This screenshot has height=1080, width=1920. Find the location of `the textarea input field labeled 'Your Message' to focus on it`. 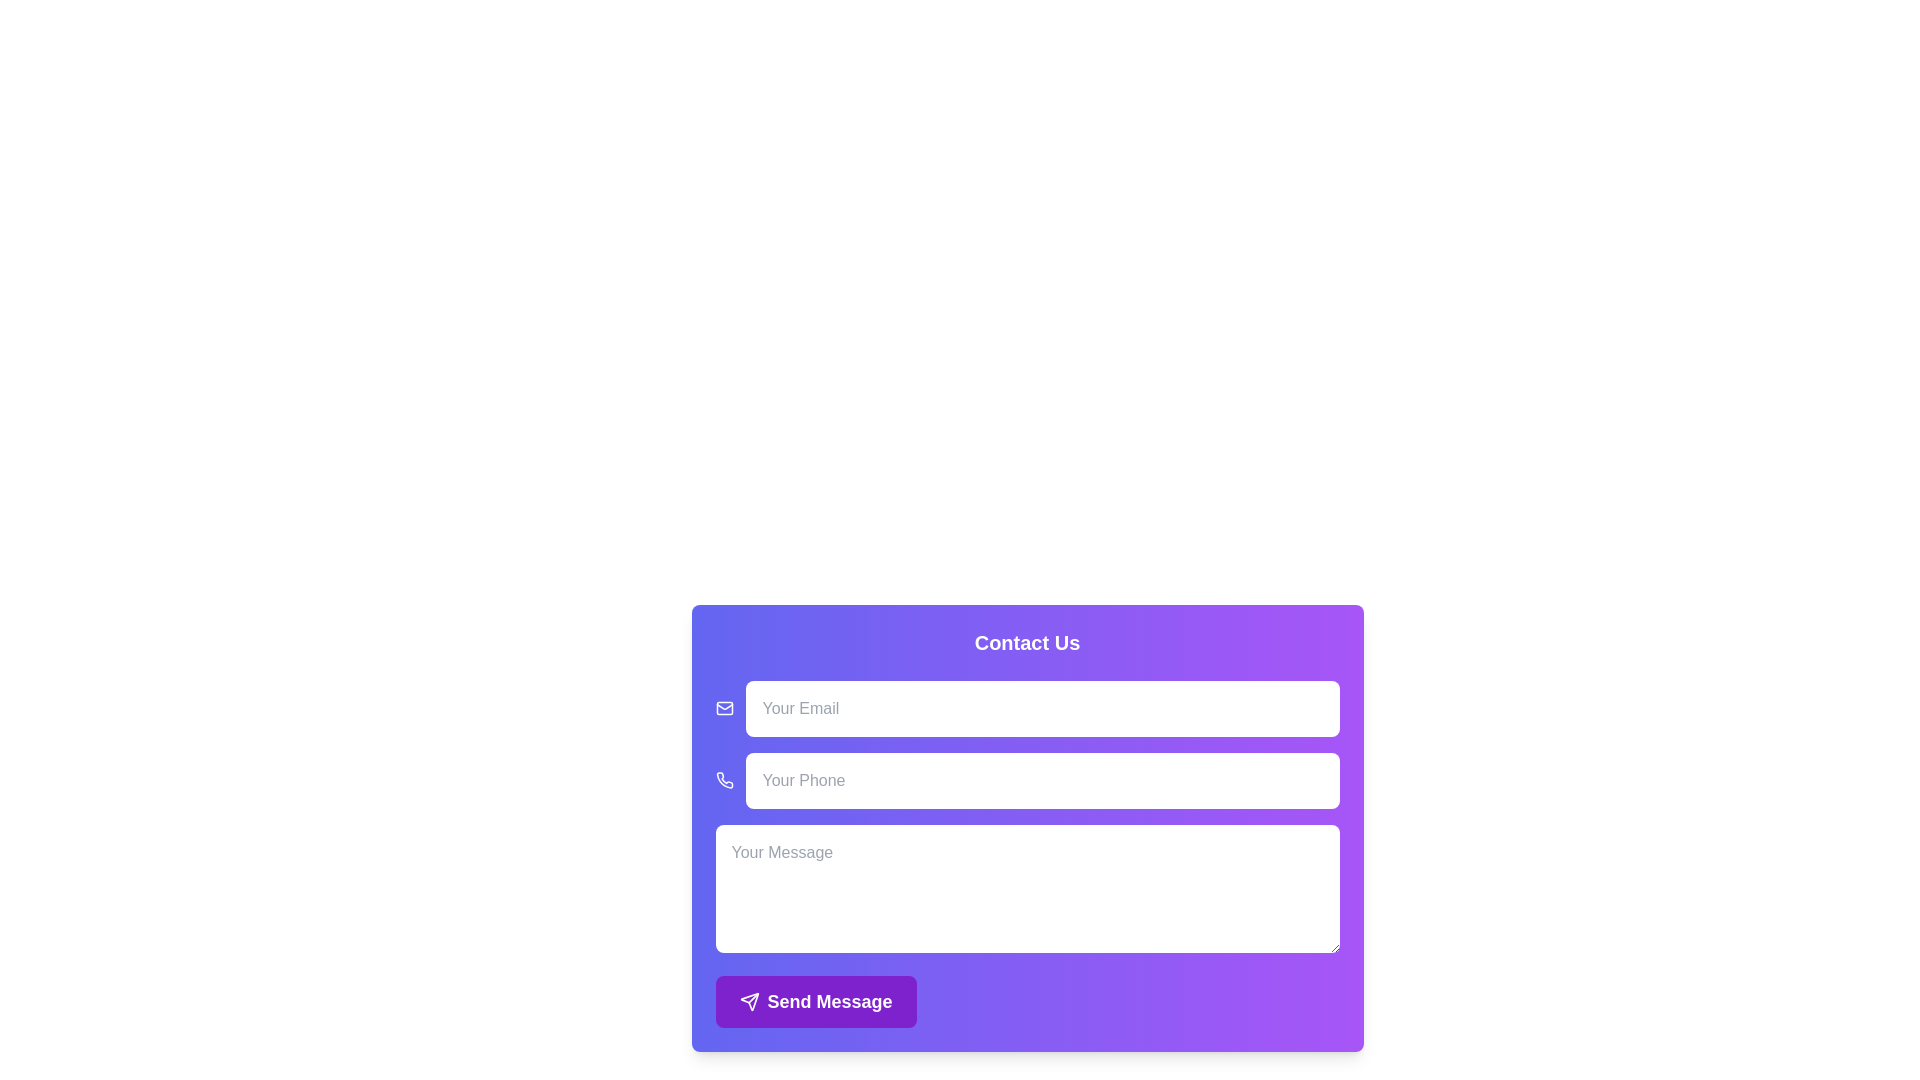

the textarea input field labeled 'Your Message' to focus on it is located at coordinates (1027, 887).